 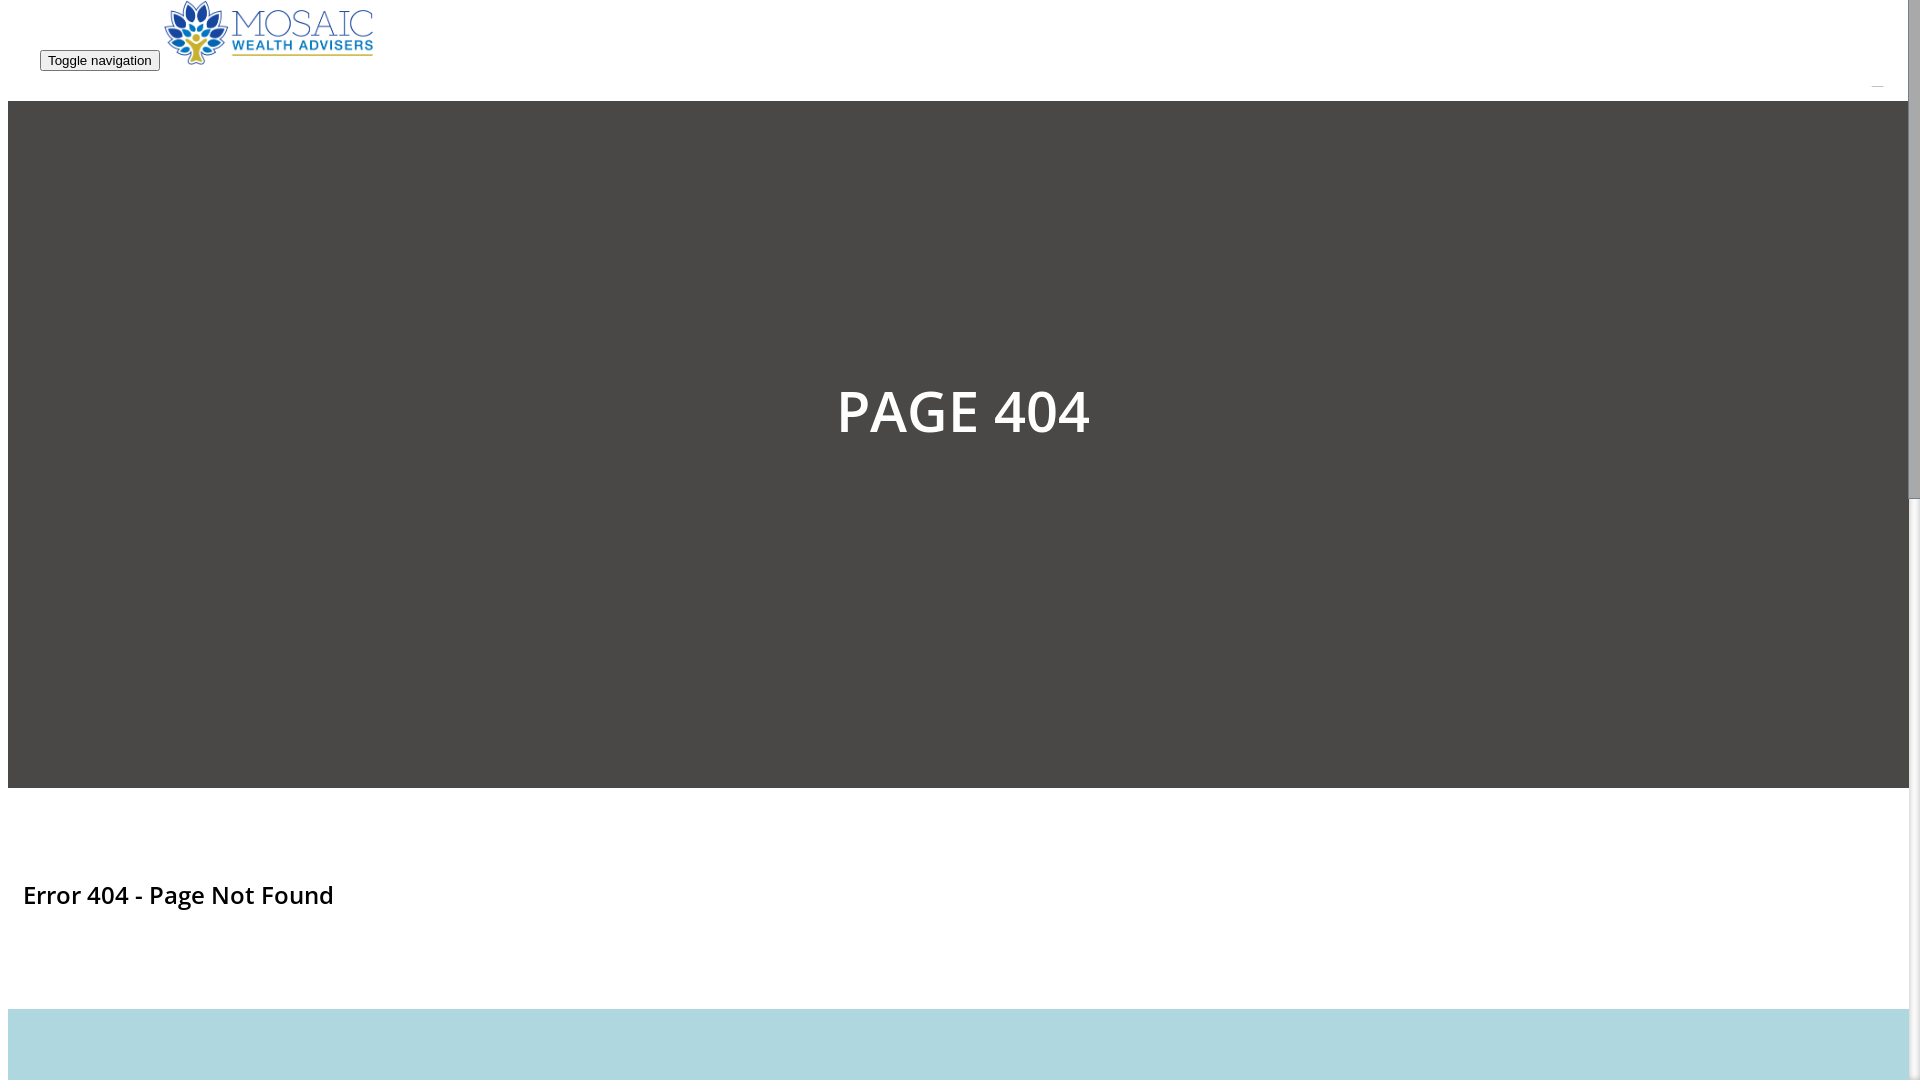 I want to click on 'Financial Planning', so click(x=1502, y=105).